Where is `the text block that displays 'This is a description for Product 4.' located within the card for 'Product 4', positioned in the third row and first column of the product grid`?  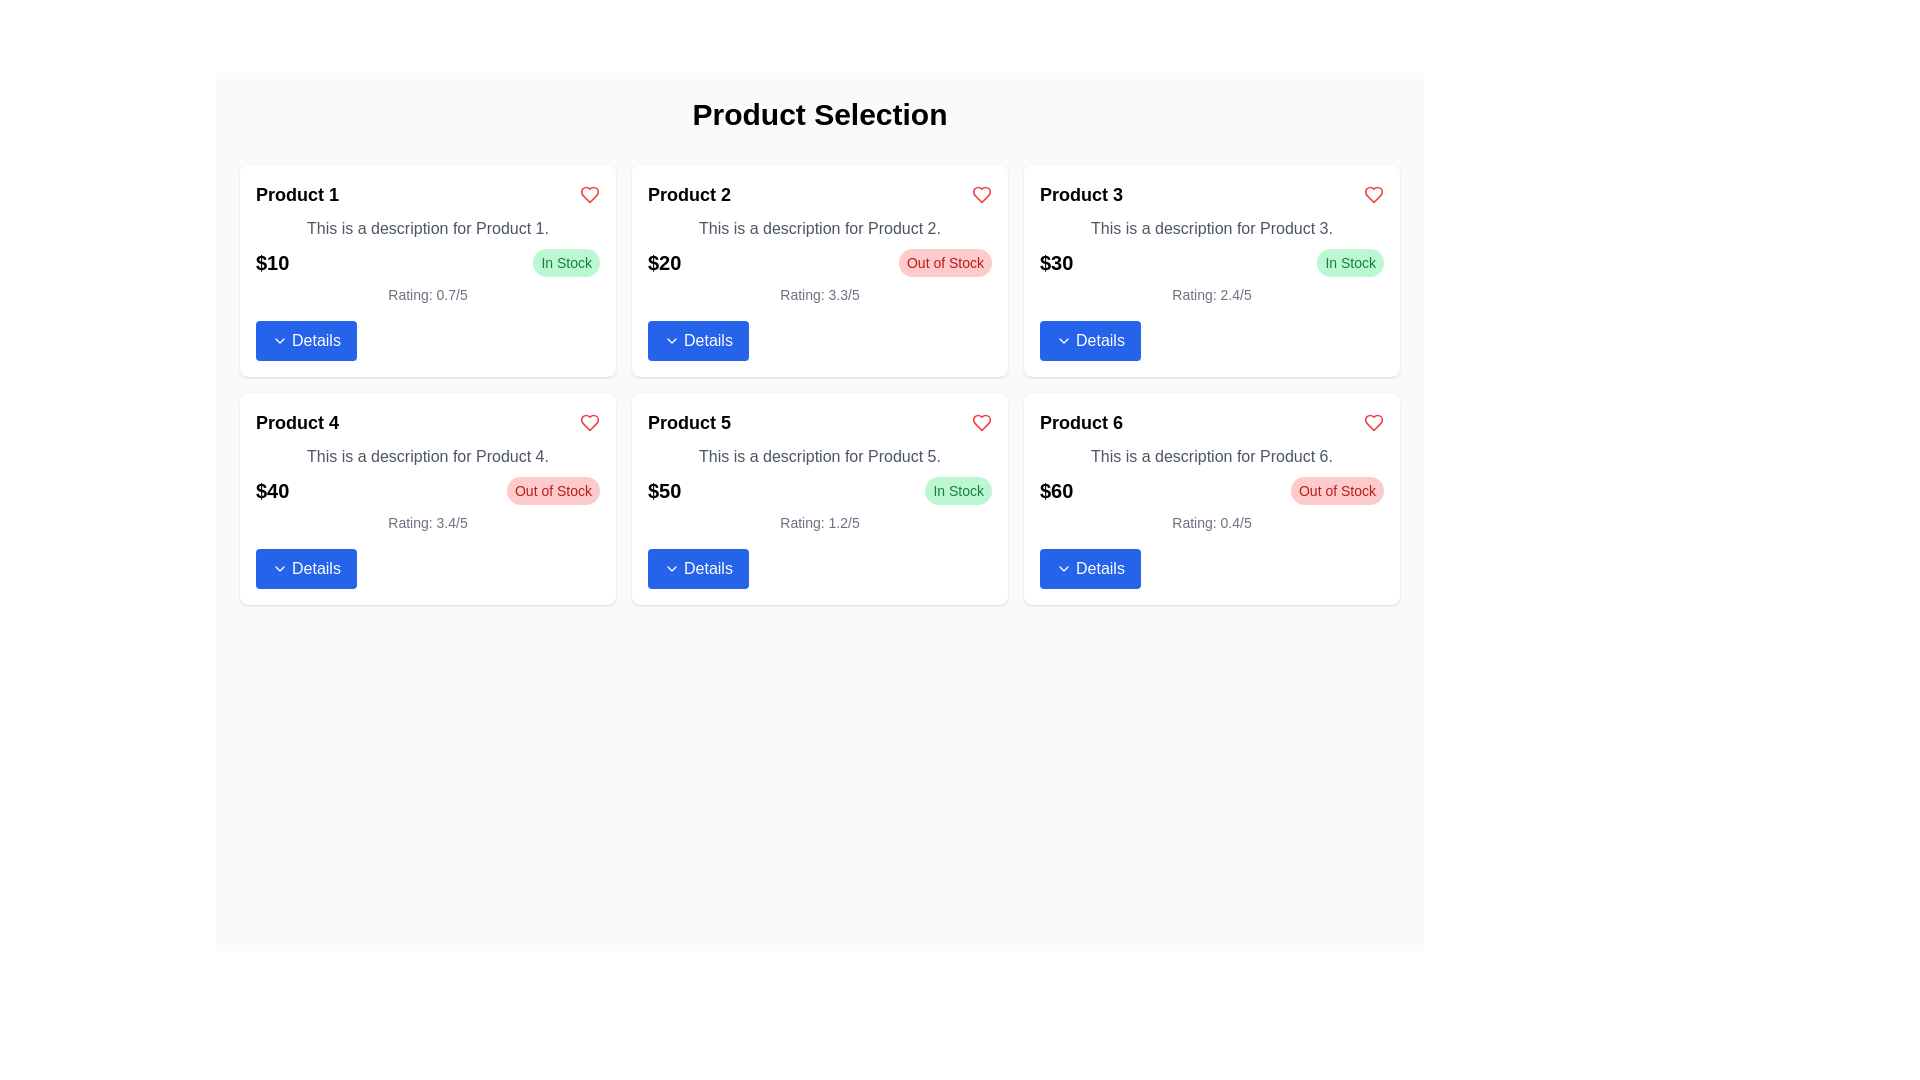 the text block that displays 'This is a description for Product 4.' located within the card for 'Product 4', positioned in the third row and first column of the product grid is located at coordinates (426, 456).